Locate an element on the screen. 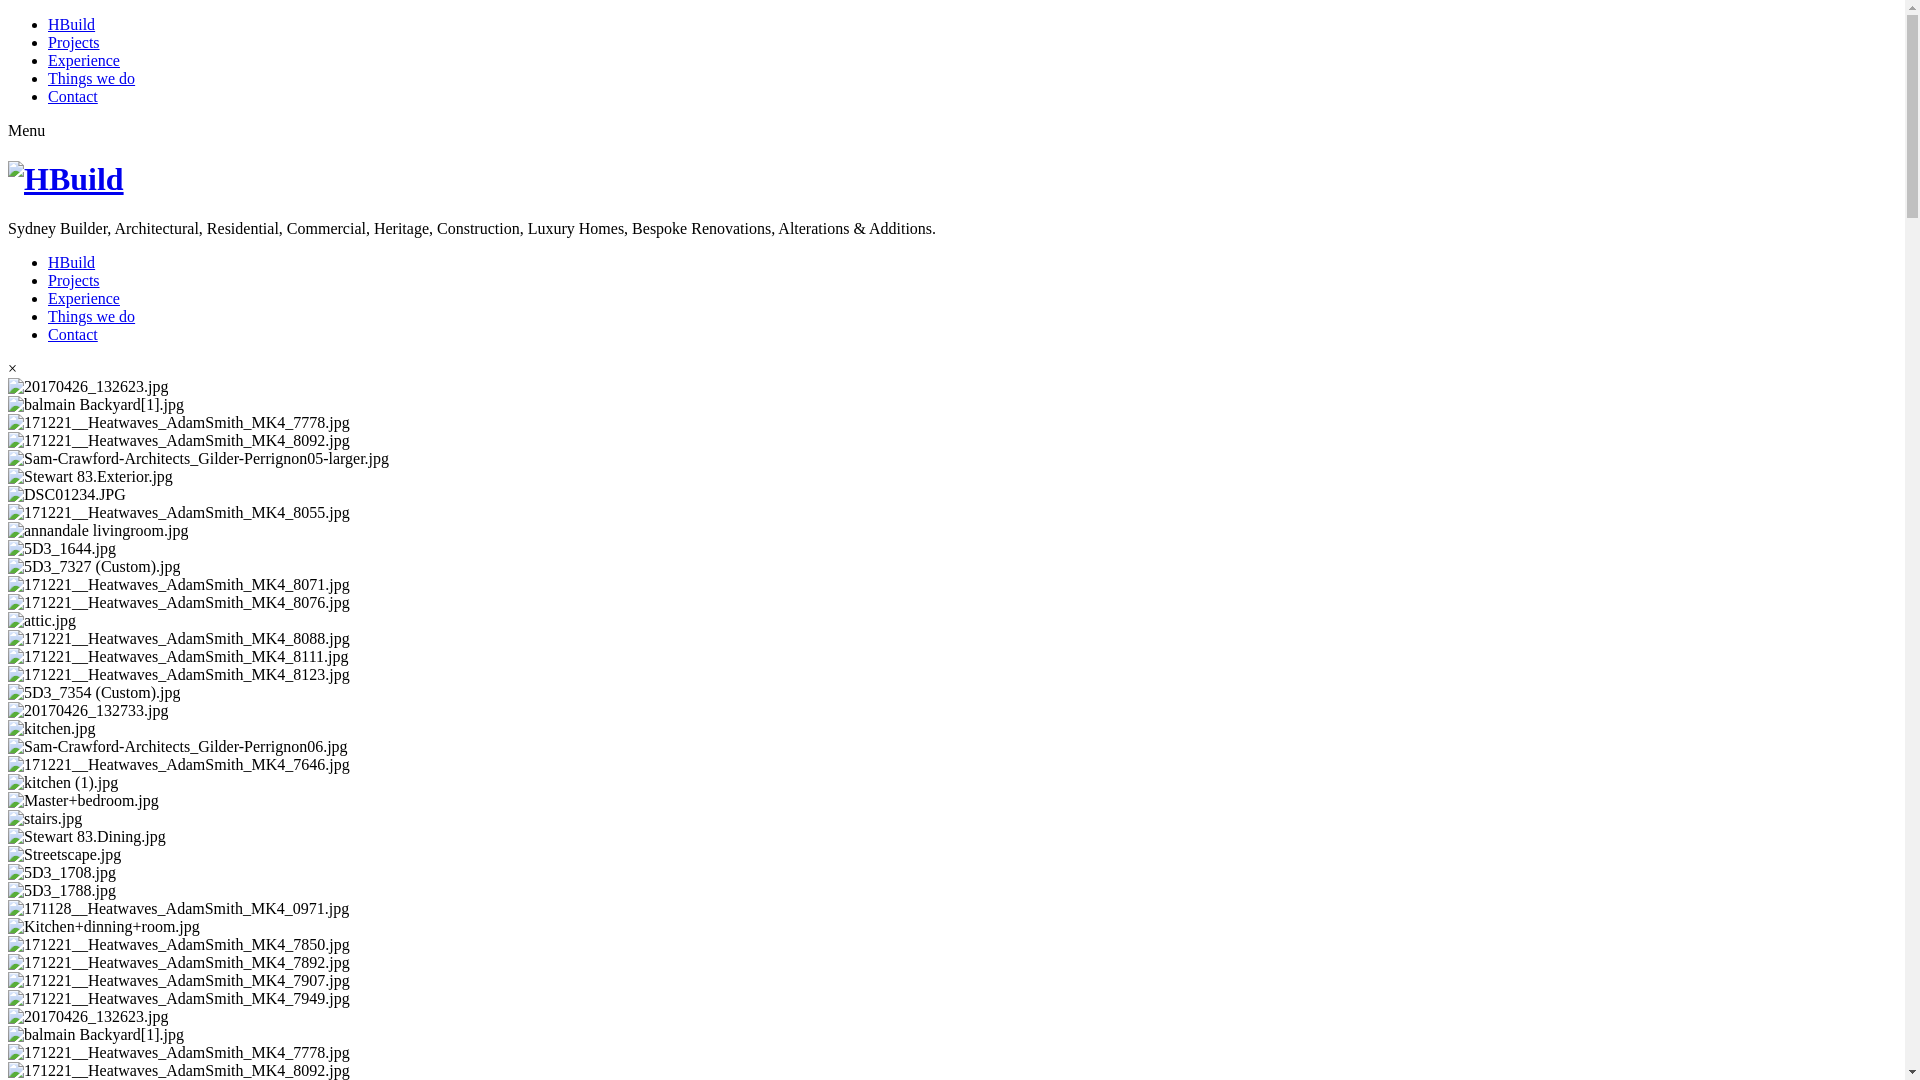 The width and height of the screenshot is (1920, 1080). 'Projects' is located at coordinates (48, 42).